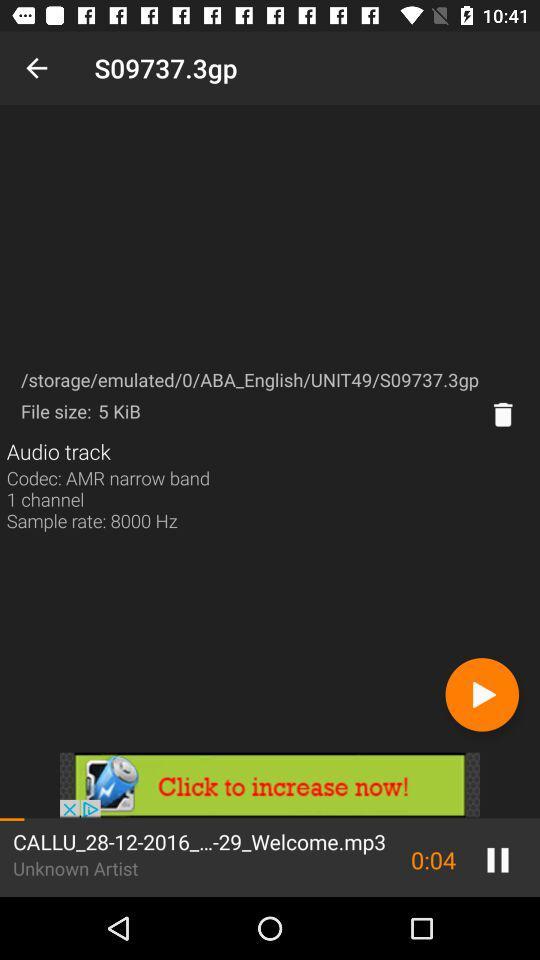  I want to click on the delete icon, so click(502, 413).